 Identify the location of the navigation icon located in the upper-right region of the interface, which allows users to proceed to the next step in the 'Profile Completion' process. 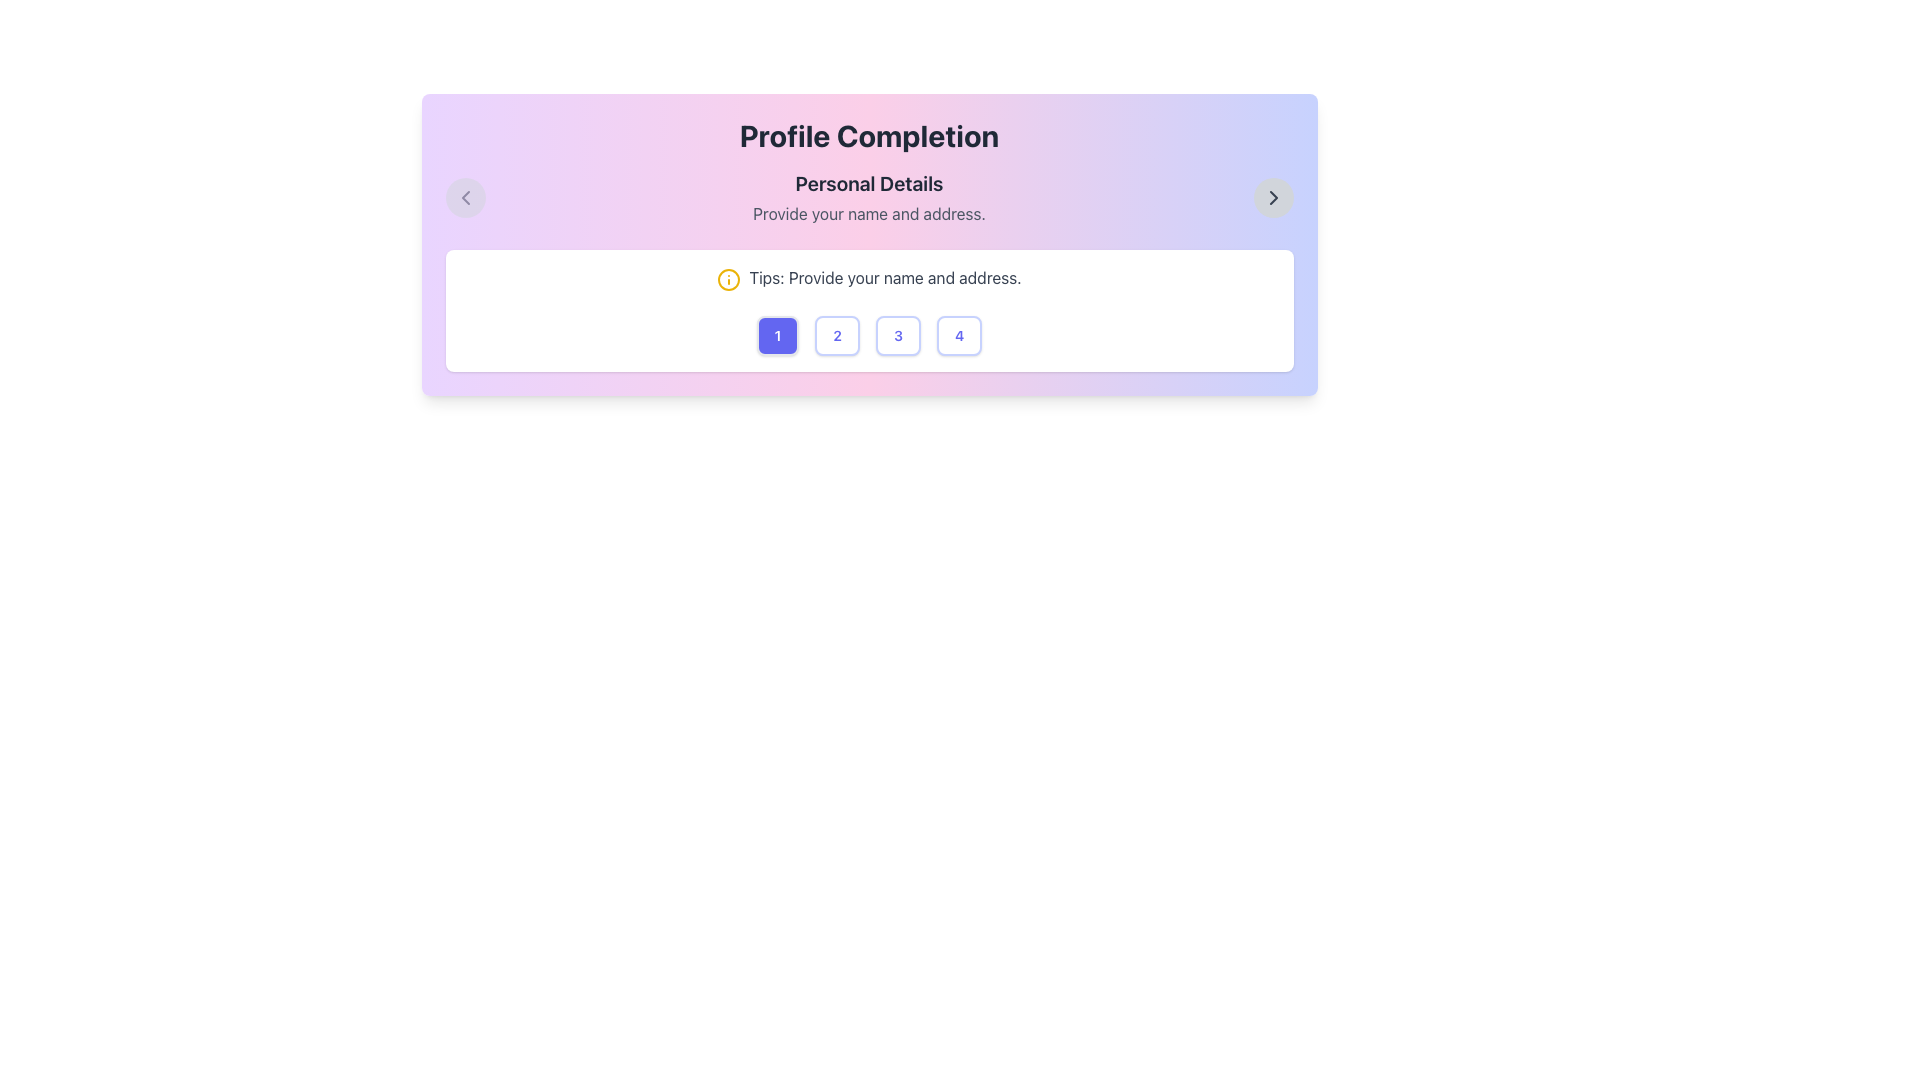
(1272, 197).